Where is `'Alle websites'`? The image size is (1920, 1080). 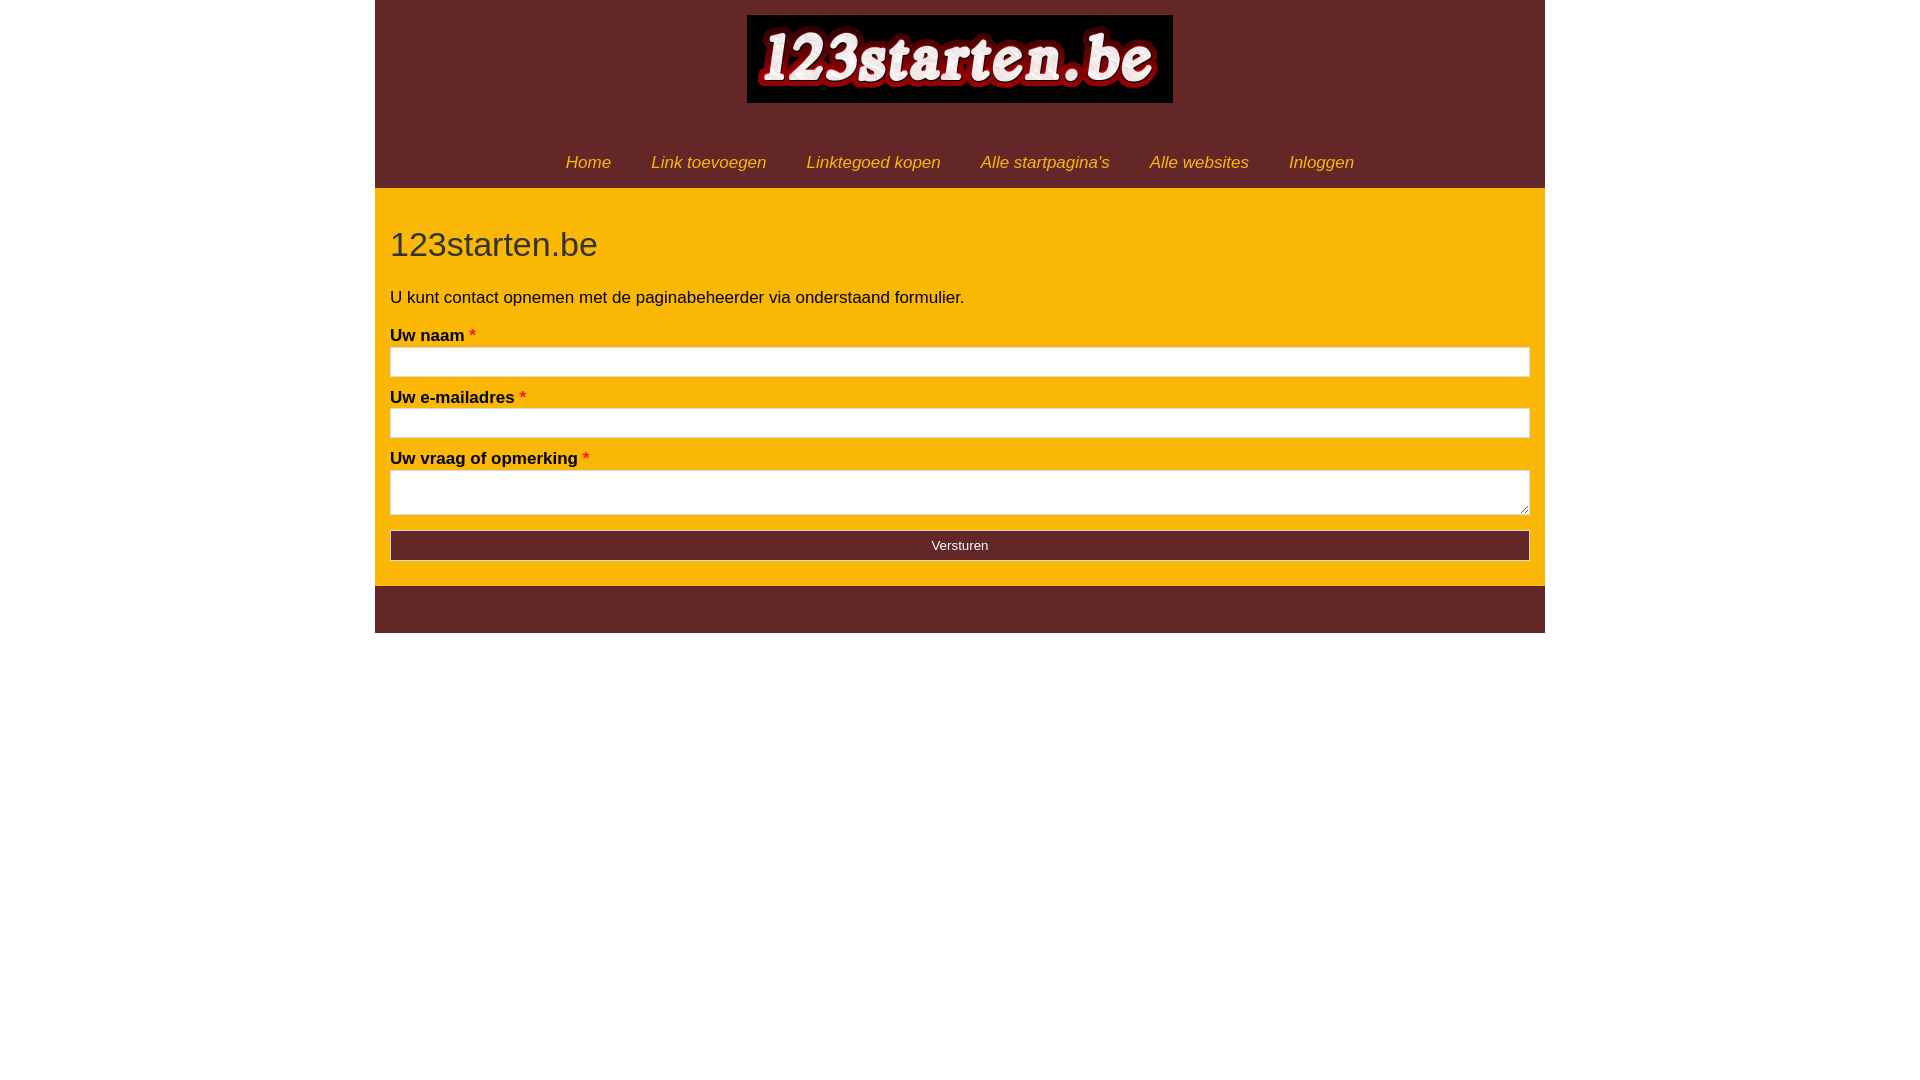
'Alle websites' is located at coordinates (1129, 161).